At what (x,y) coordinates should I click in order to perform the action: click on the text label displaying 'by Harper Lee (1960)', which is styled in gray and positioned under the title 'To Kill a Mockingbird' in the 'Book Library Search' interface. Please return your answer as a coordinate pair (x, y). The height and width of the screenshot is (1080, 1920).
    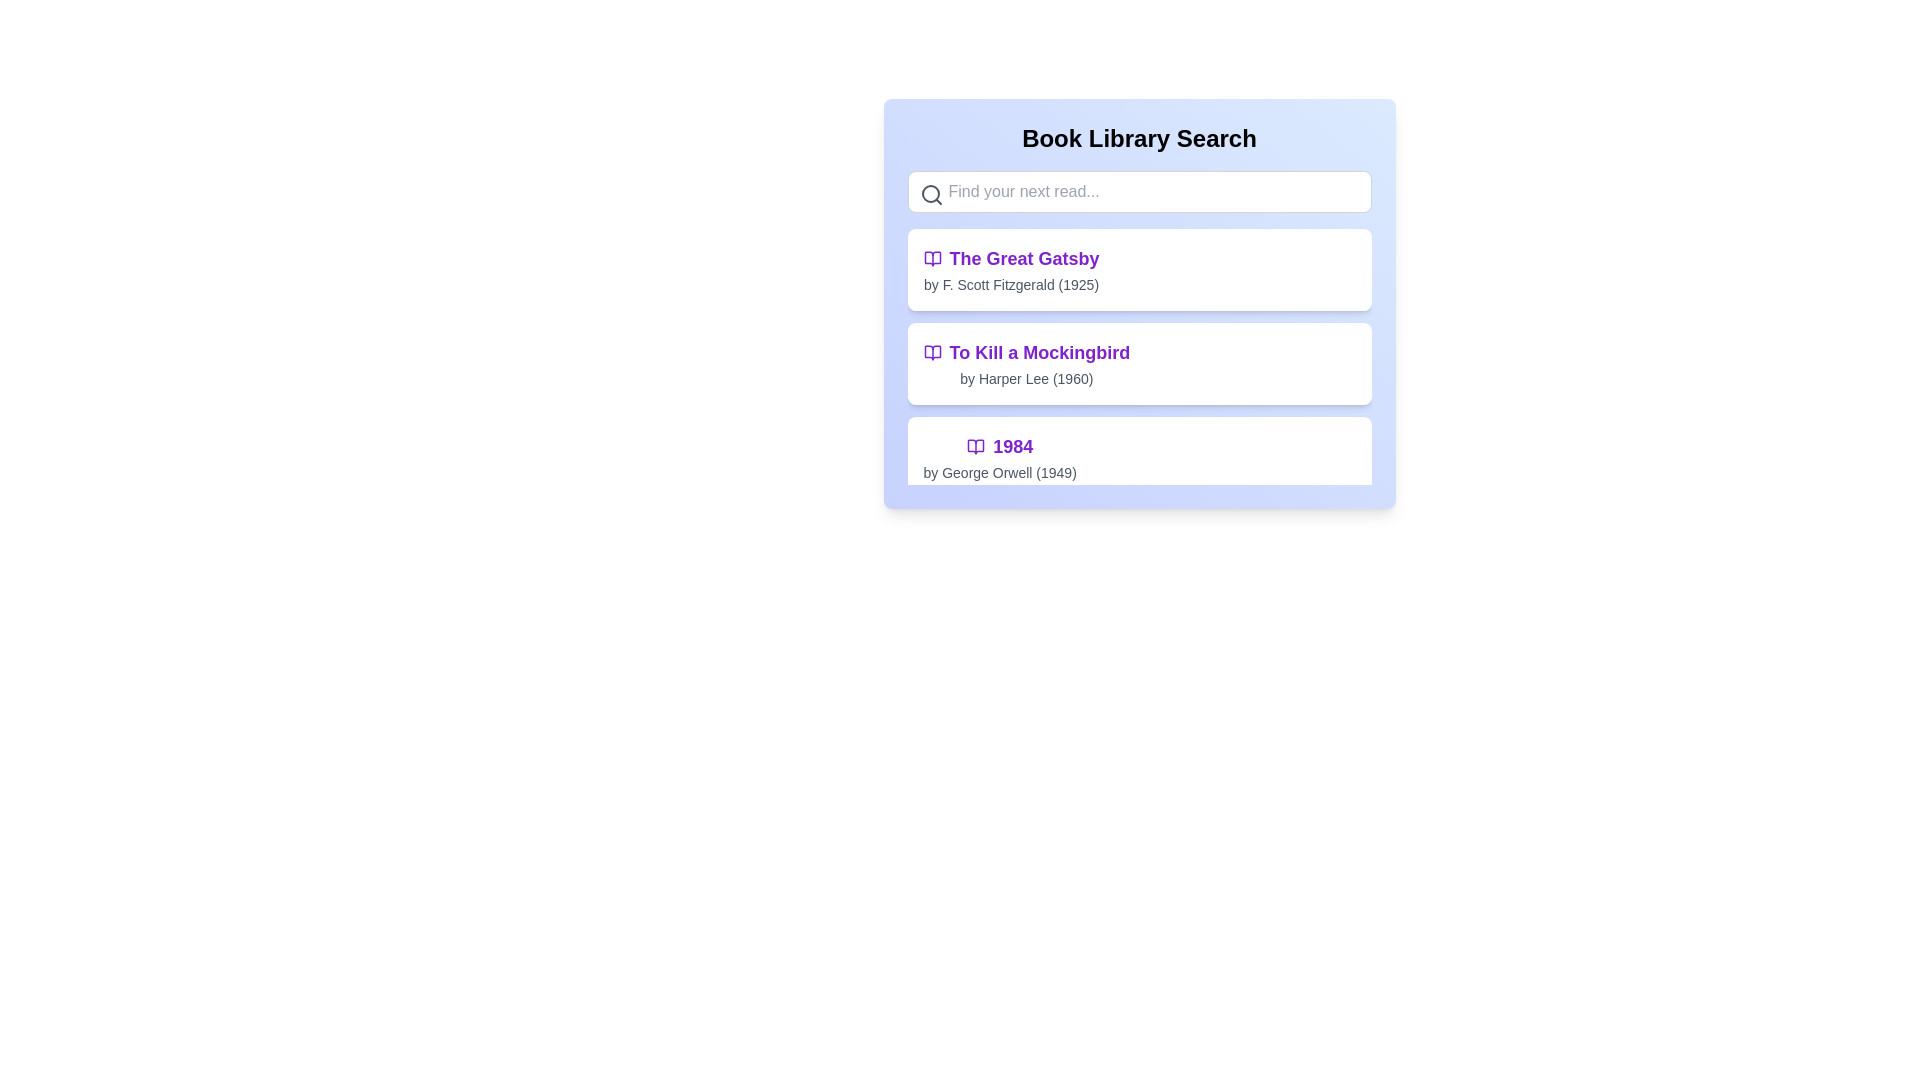
    Looking at the image, I should click on (1026, 378).